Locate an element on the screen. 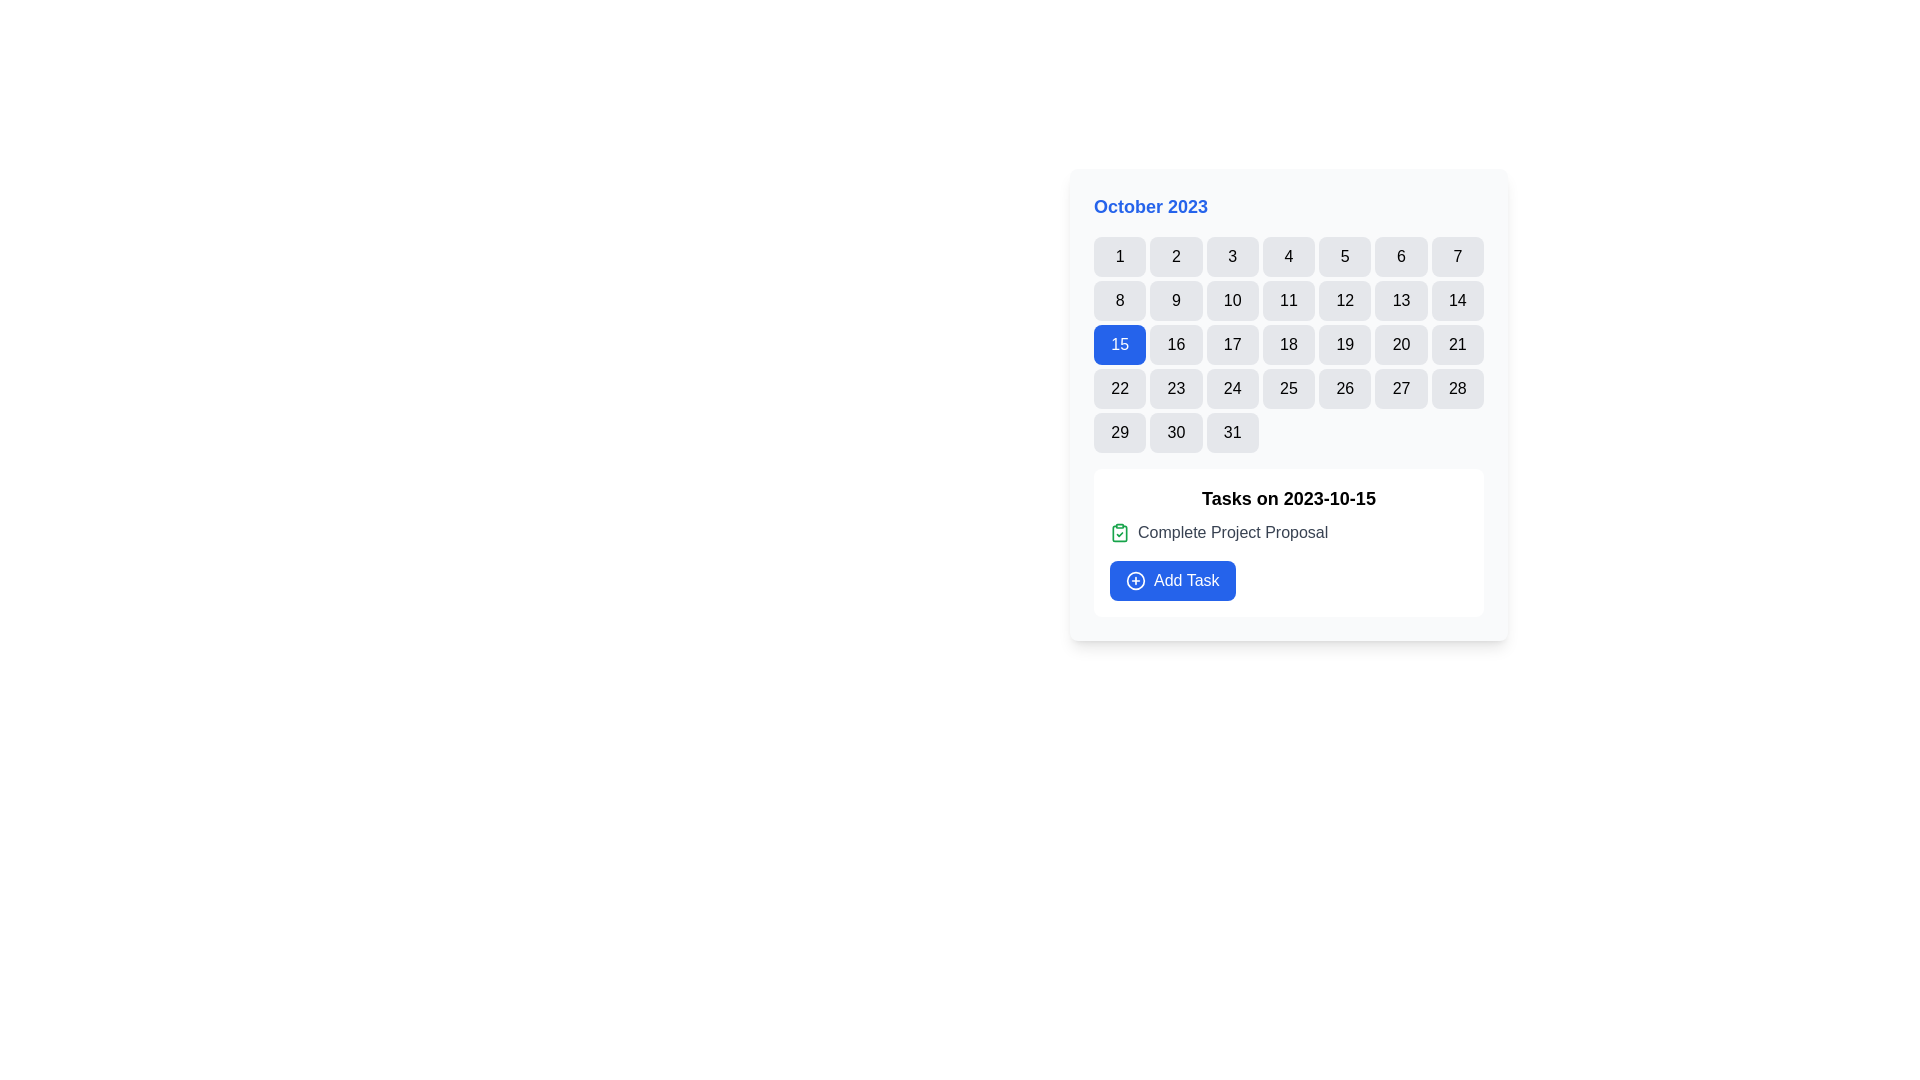 The image size is (1920, 1080). the button representing the 18th day of the month in the calendar view is located at coordinates (1288, 343).